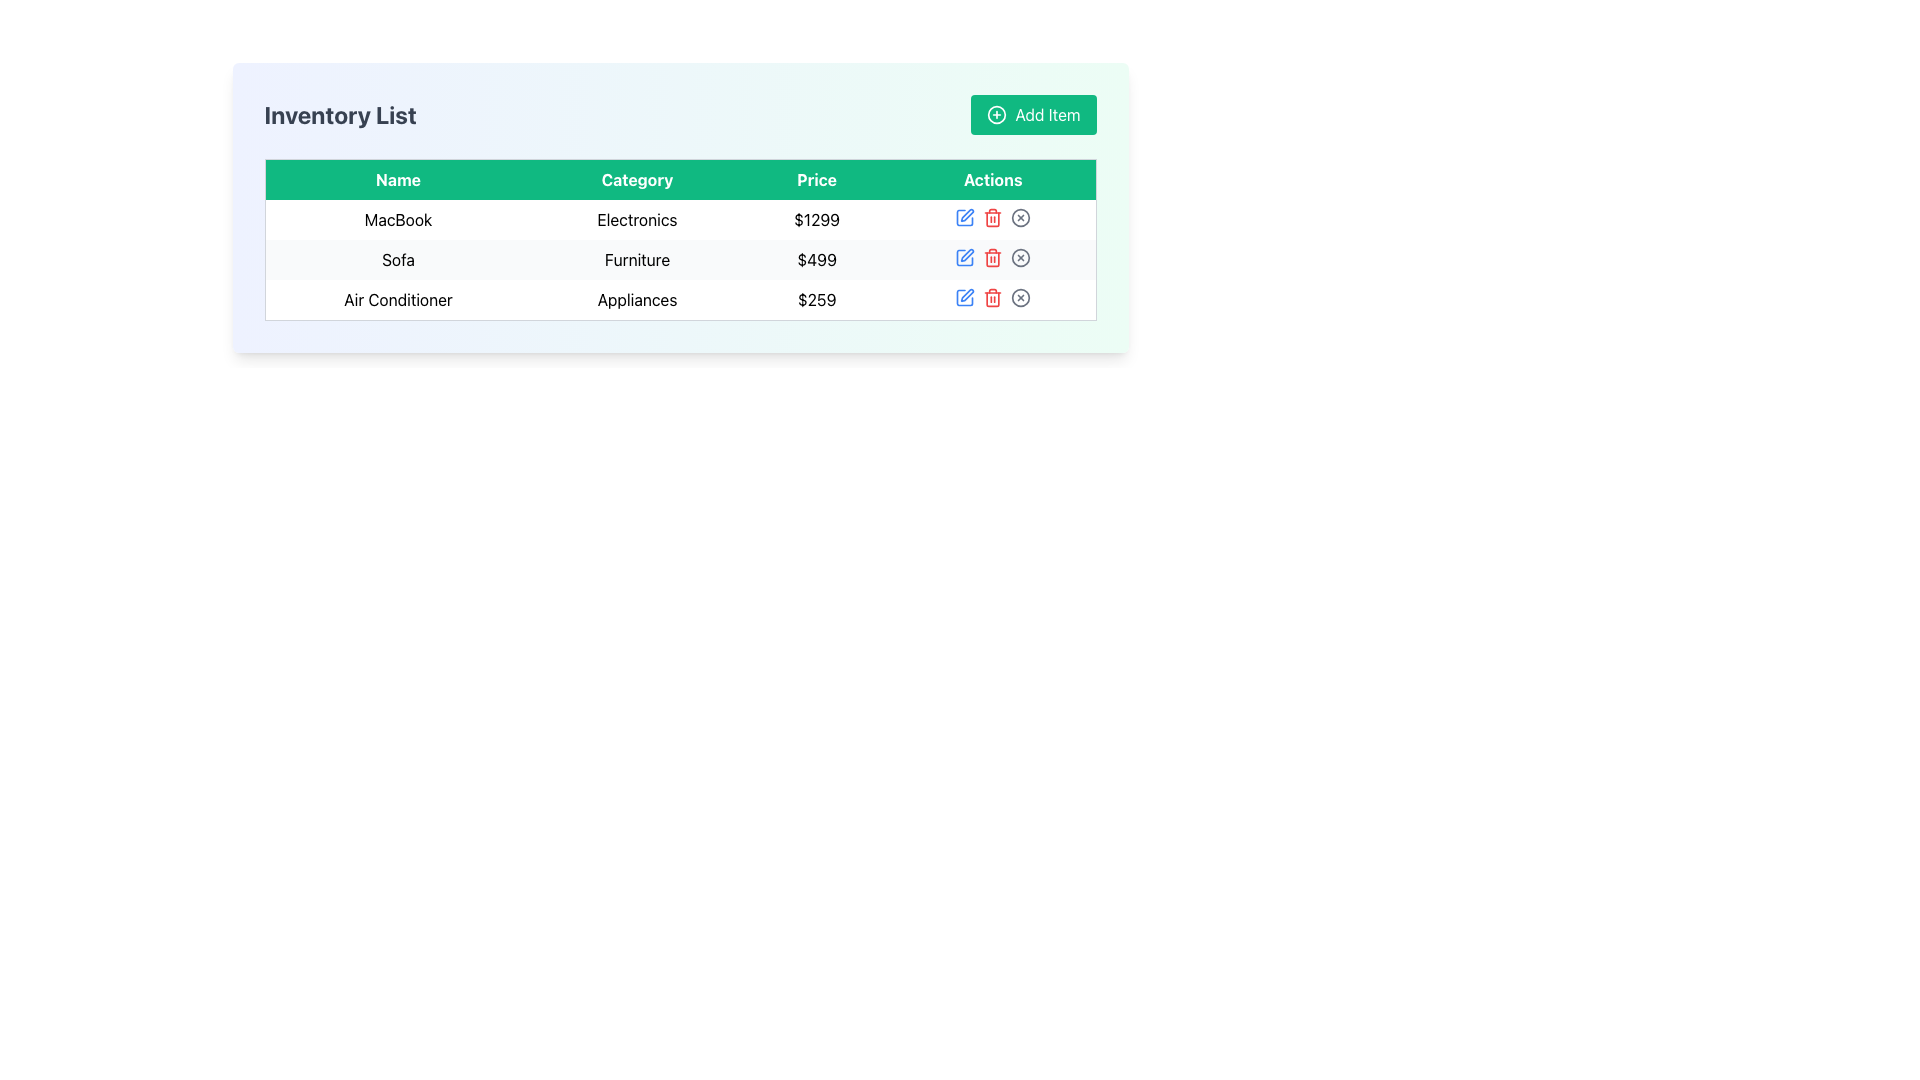 The height and width of the screenshot is (1080, 1920). Describe the element at coordinates (1021, 257) in the screenshot. I see `the last action button in the 'Actions' column for the item 'Sofa'` at that location.